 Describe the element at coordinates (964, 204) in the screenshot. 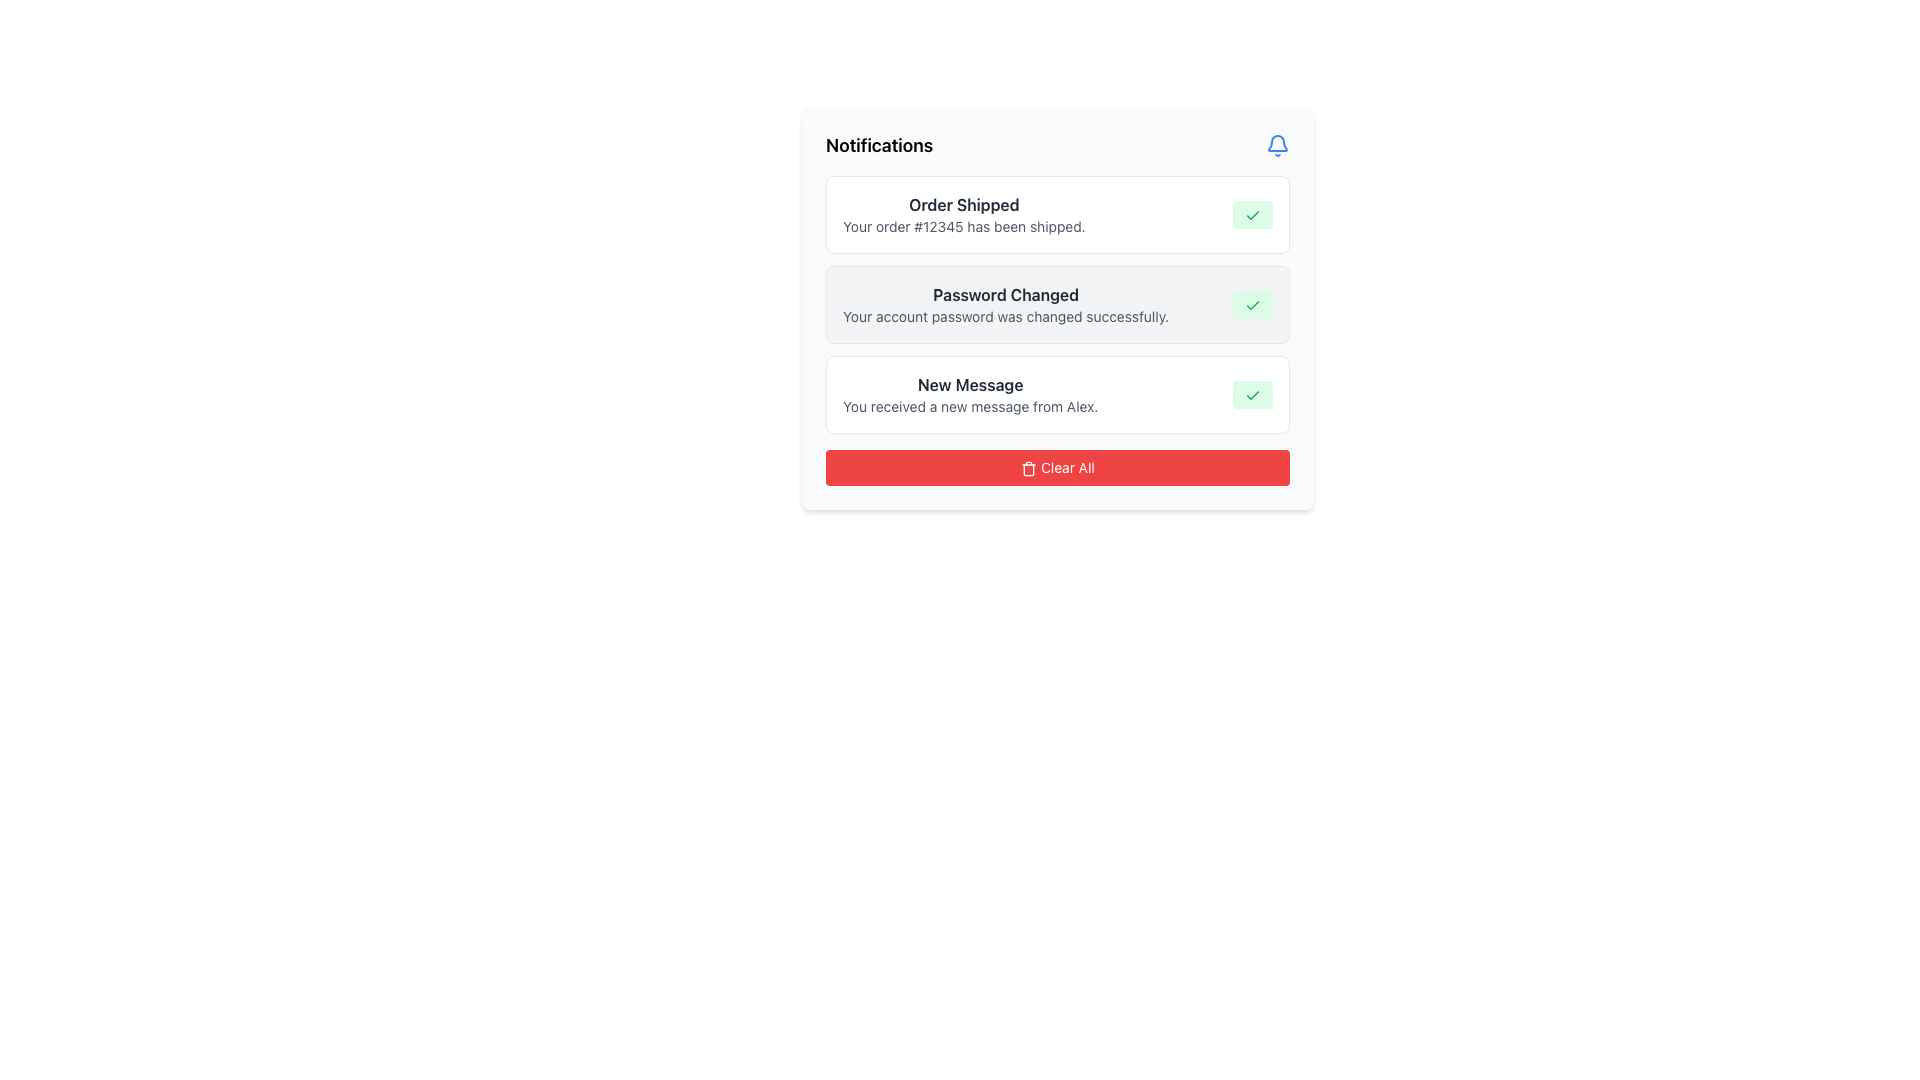

I see `static notification header displaying 'Order Shipped' status, which contains the text 'Your order #12345 has been shipped.'` at that location.